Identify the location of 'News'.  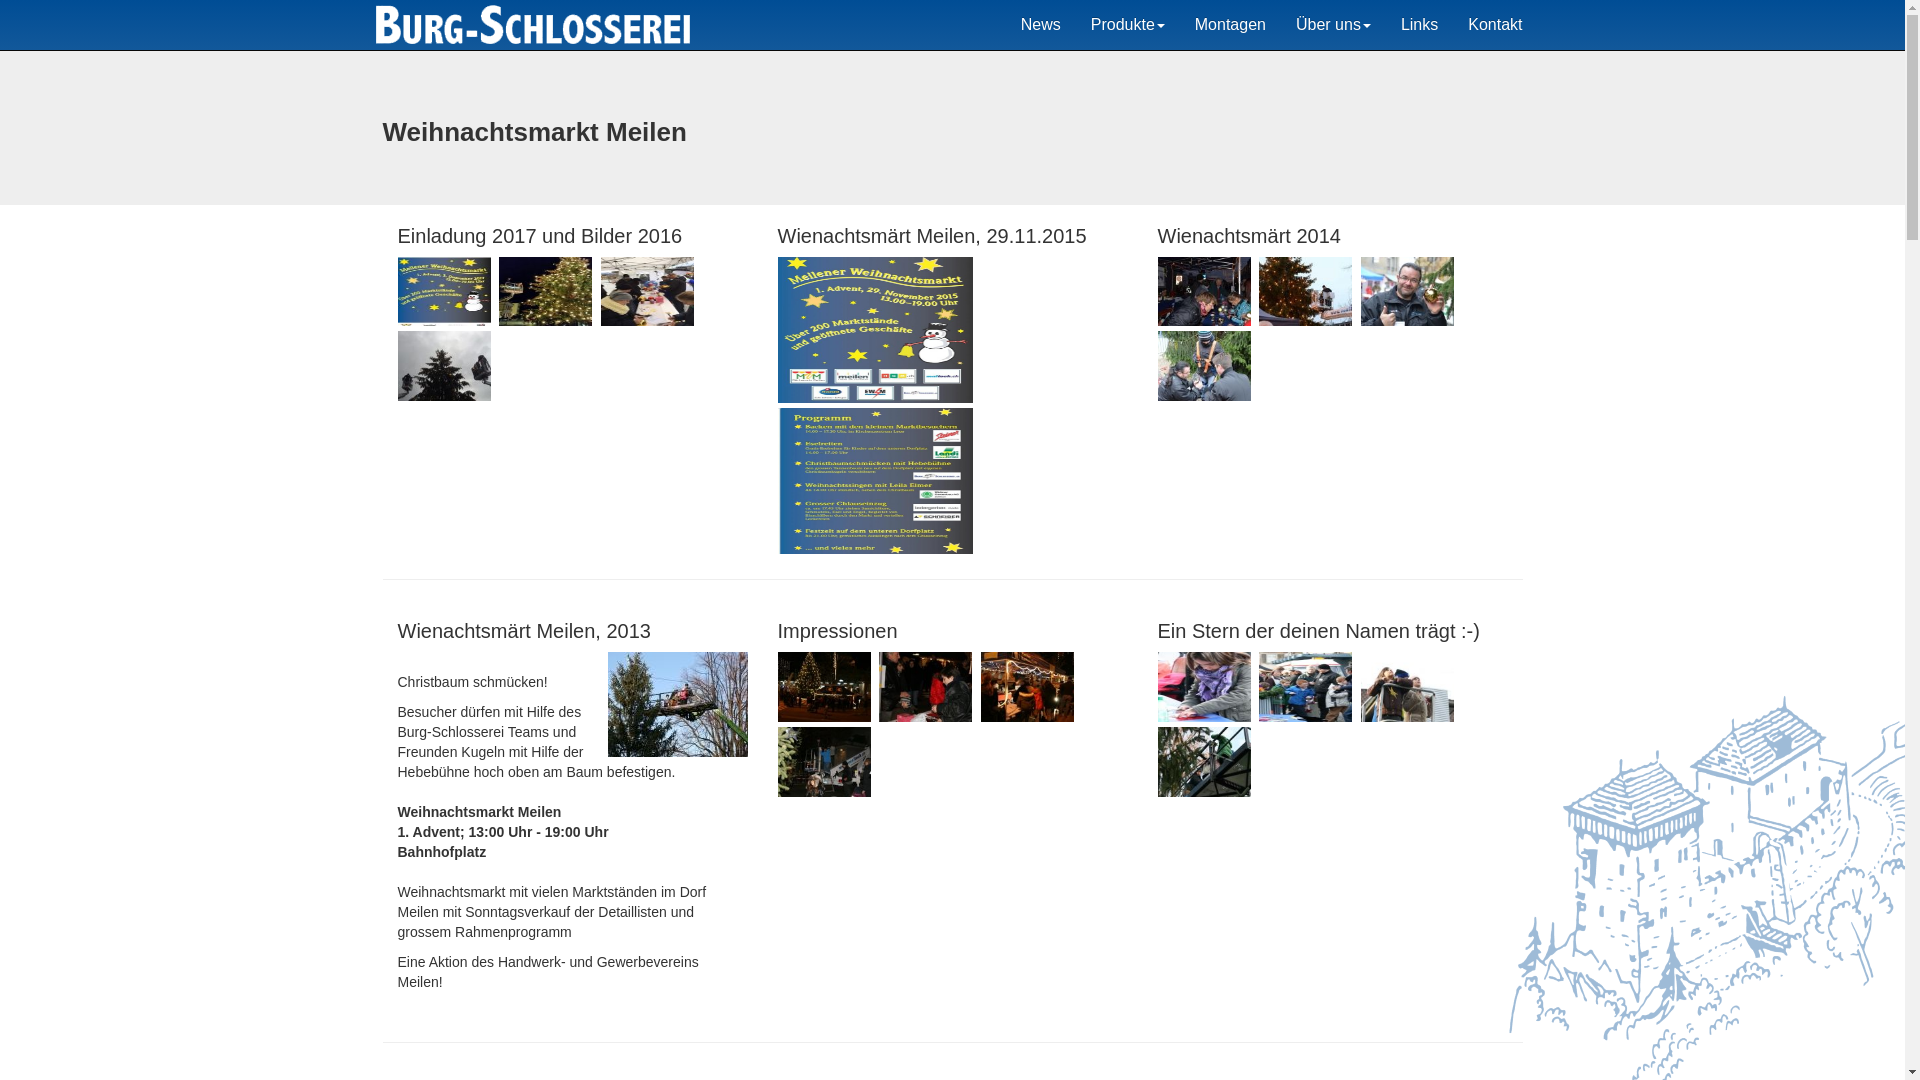
(1040, 24).